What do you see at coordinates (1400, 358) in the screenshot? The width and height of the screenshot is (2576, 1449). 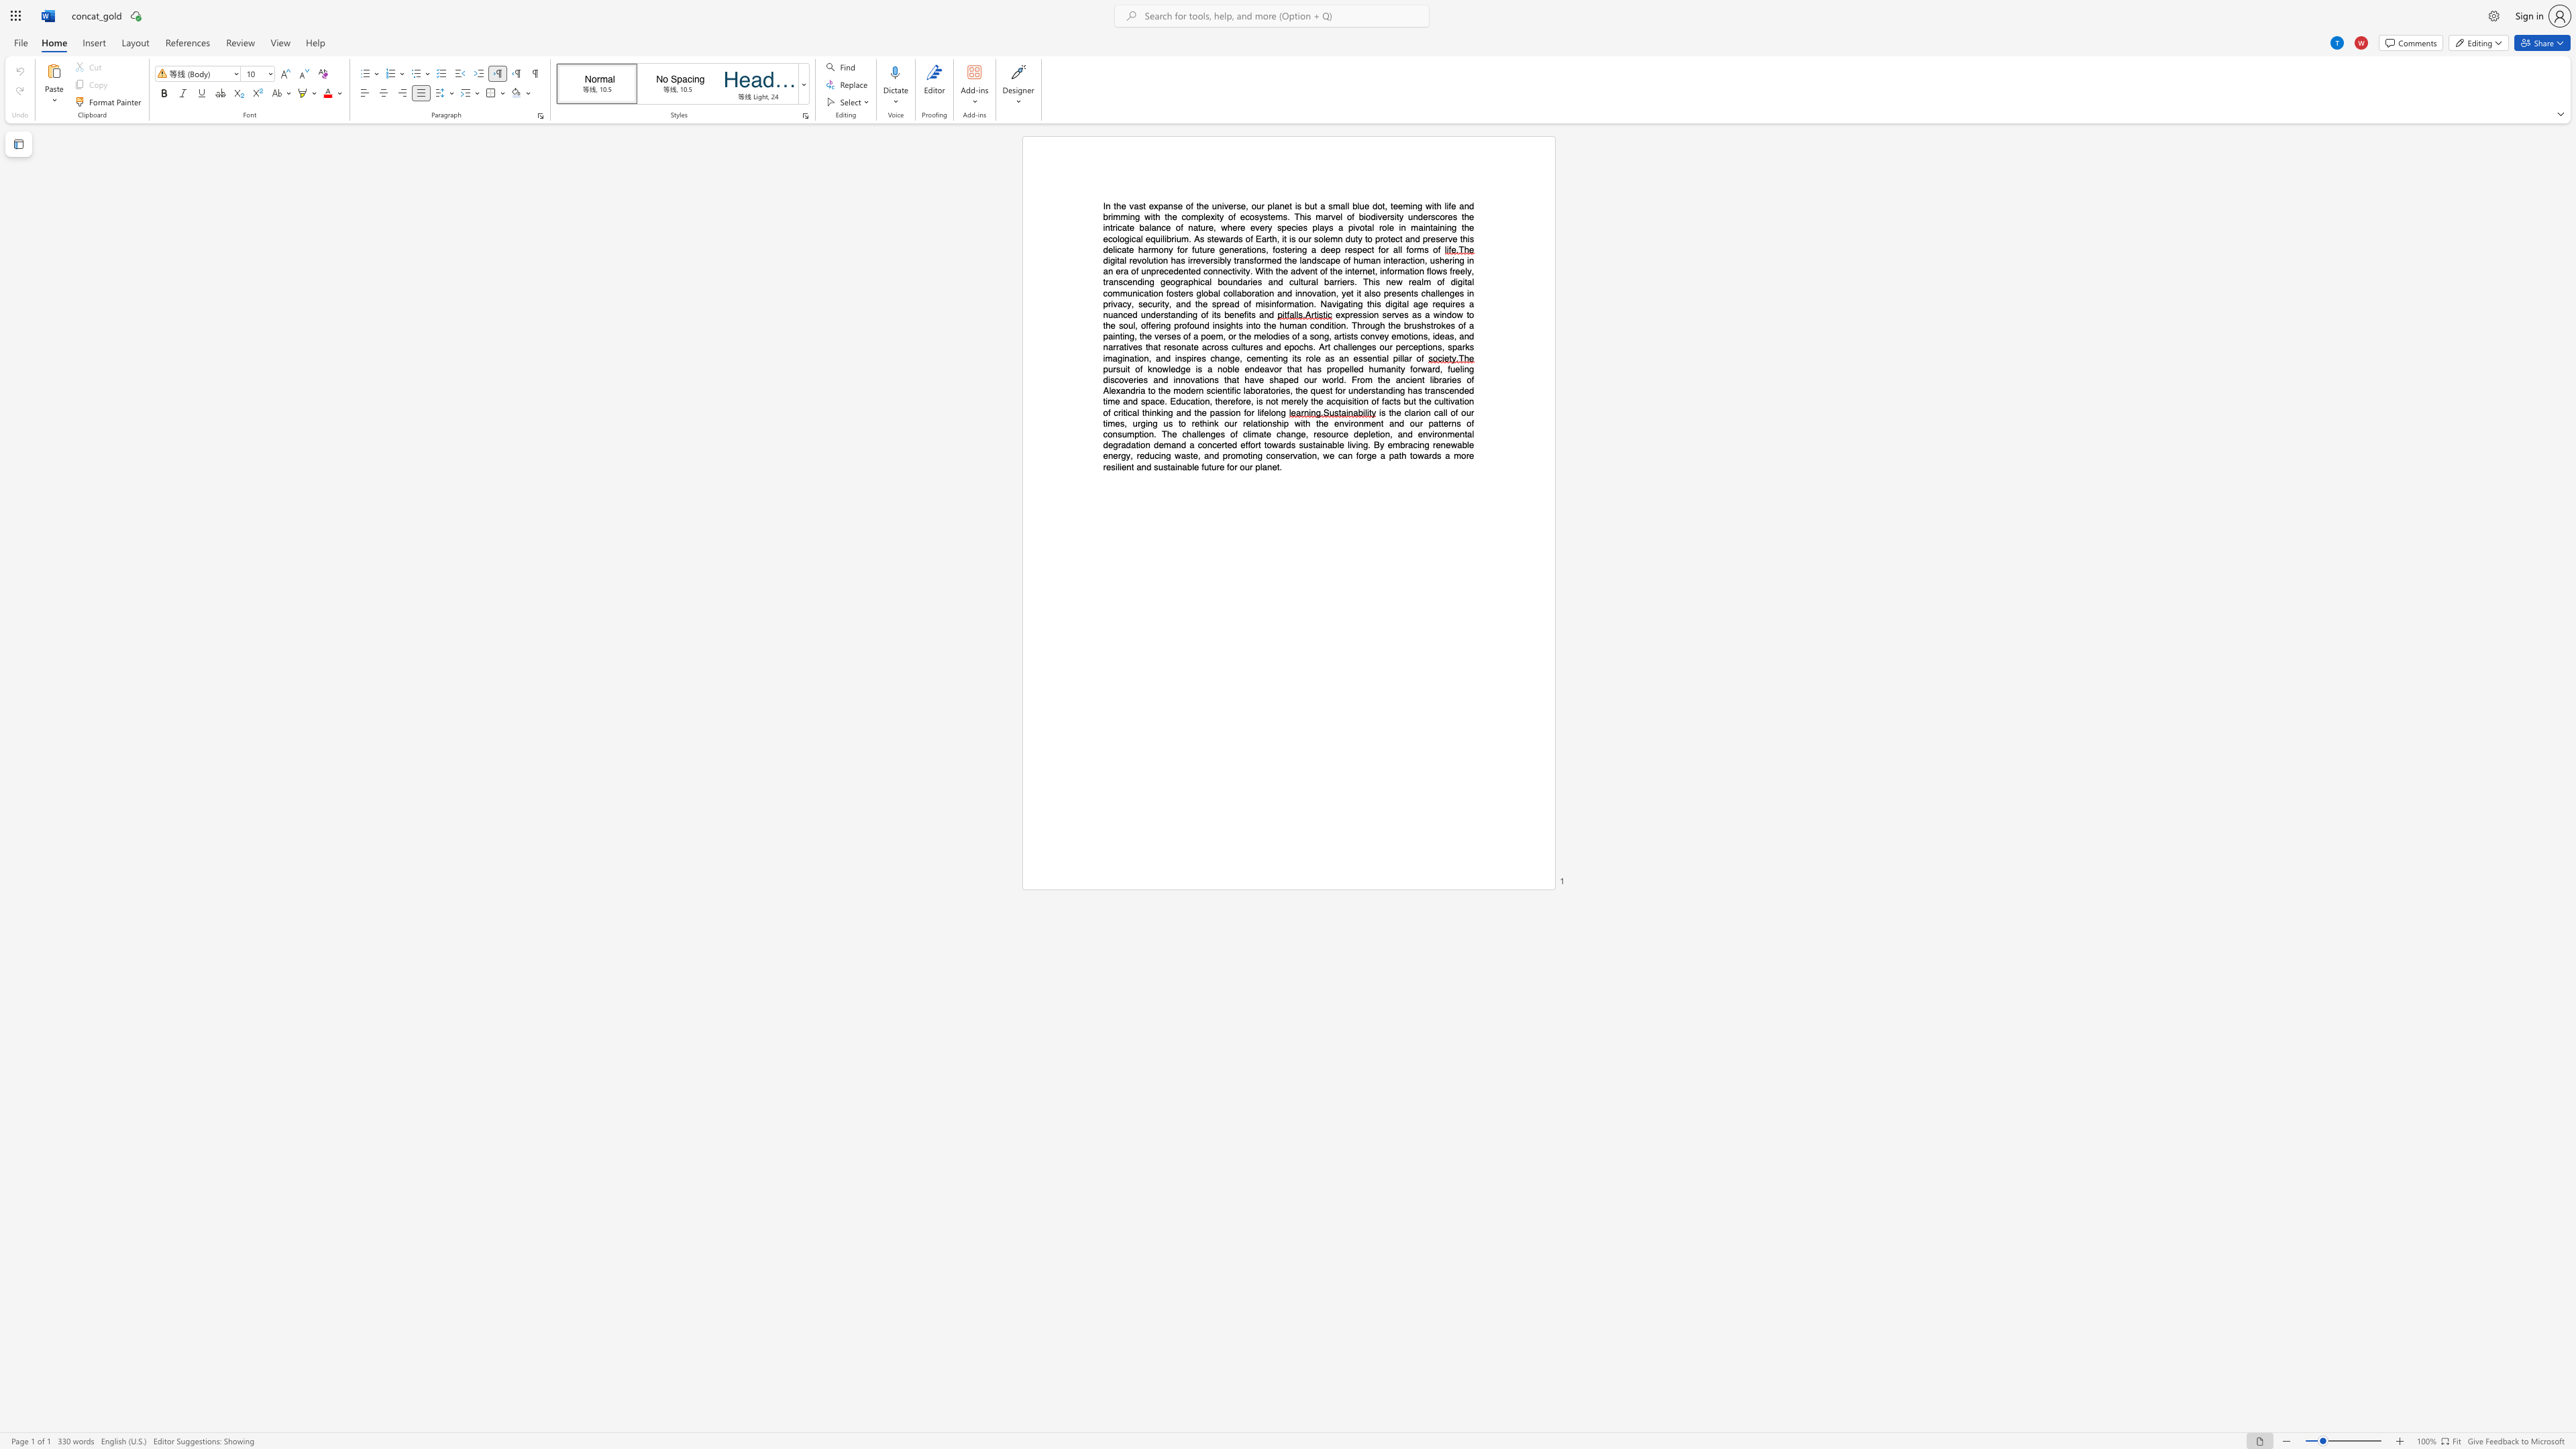 I see `the subset text "llar" within the text ", sparks imagination, and inspires change, cementing its role as an essential pillar of"` at bounding box center [1400, 358].